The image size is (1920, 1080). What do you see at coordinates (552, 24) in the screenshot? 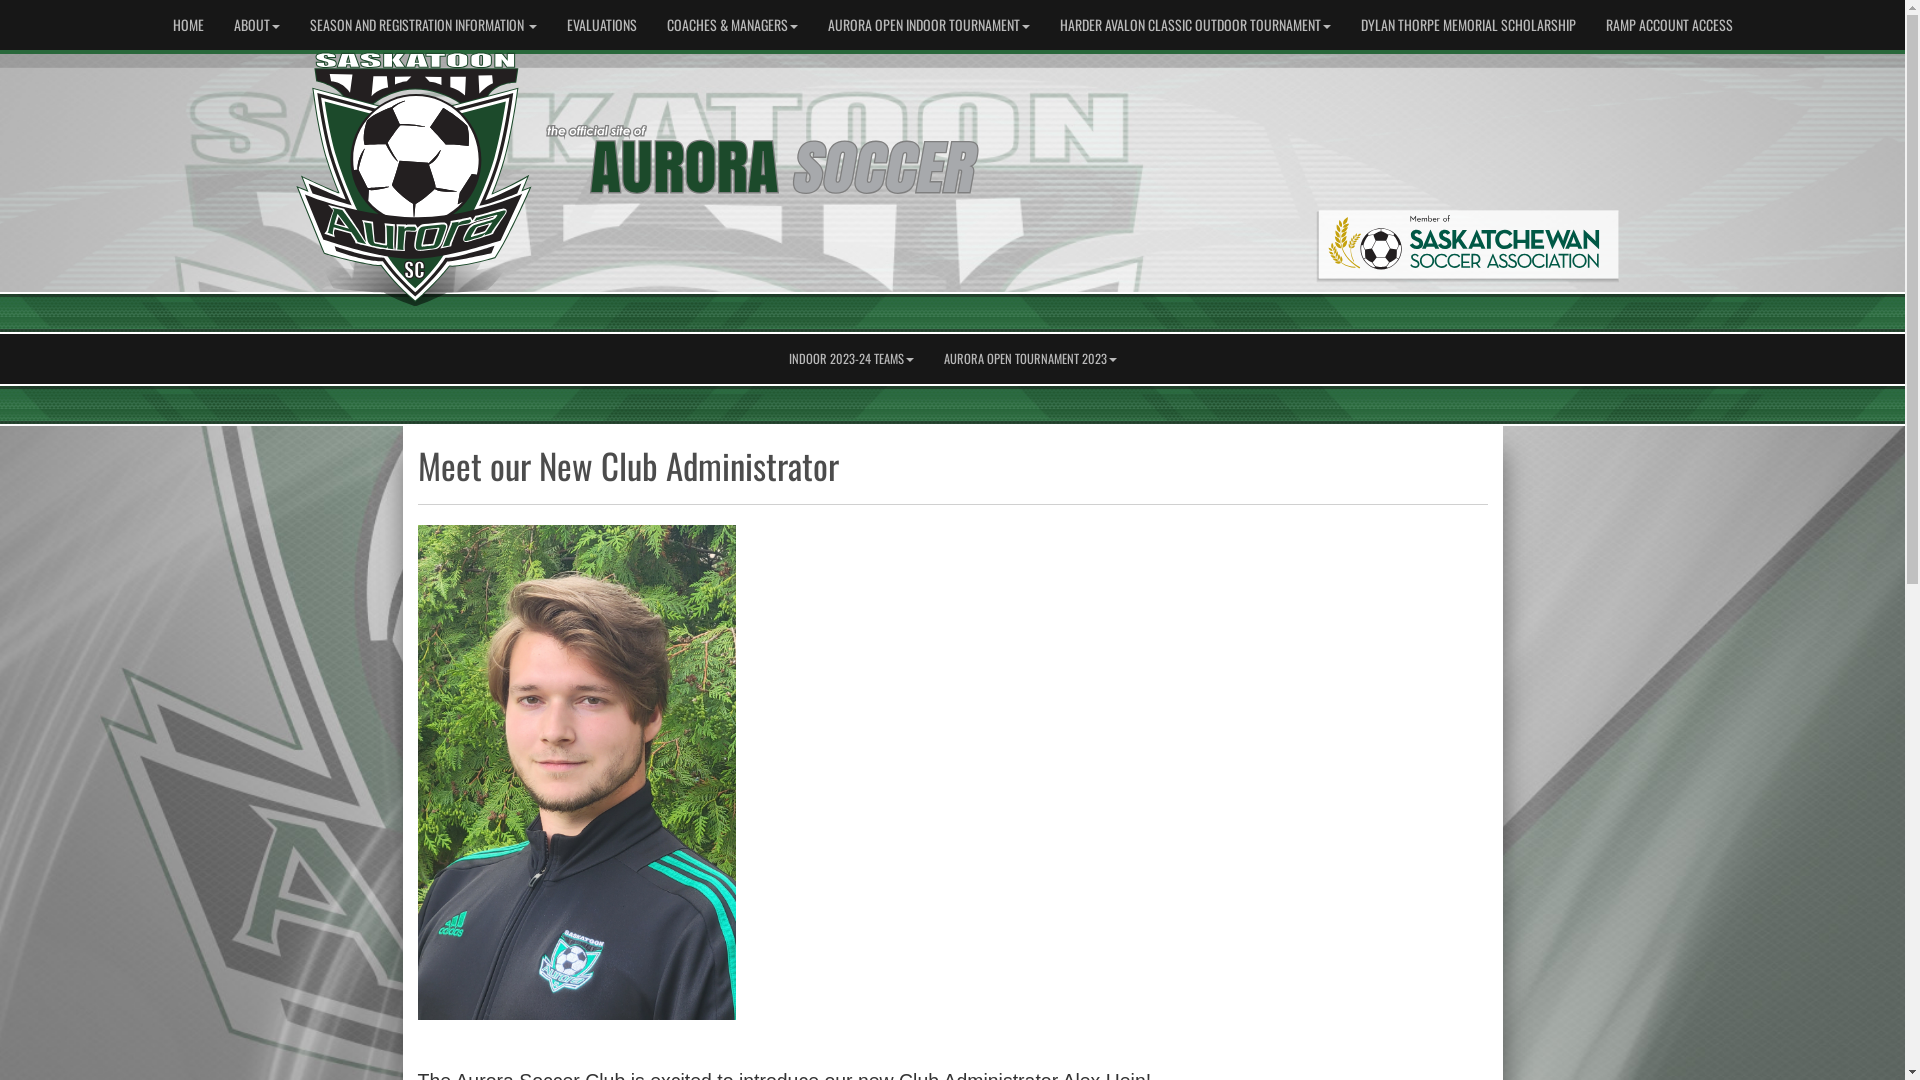
I see `'EVALUATIONS'` at bounding box center [552, 24].